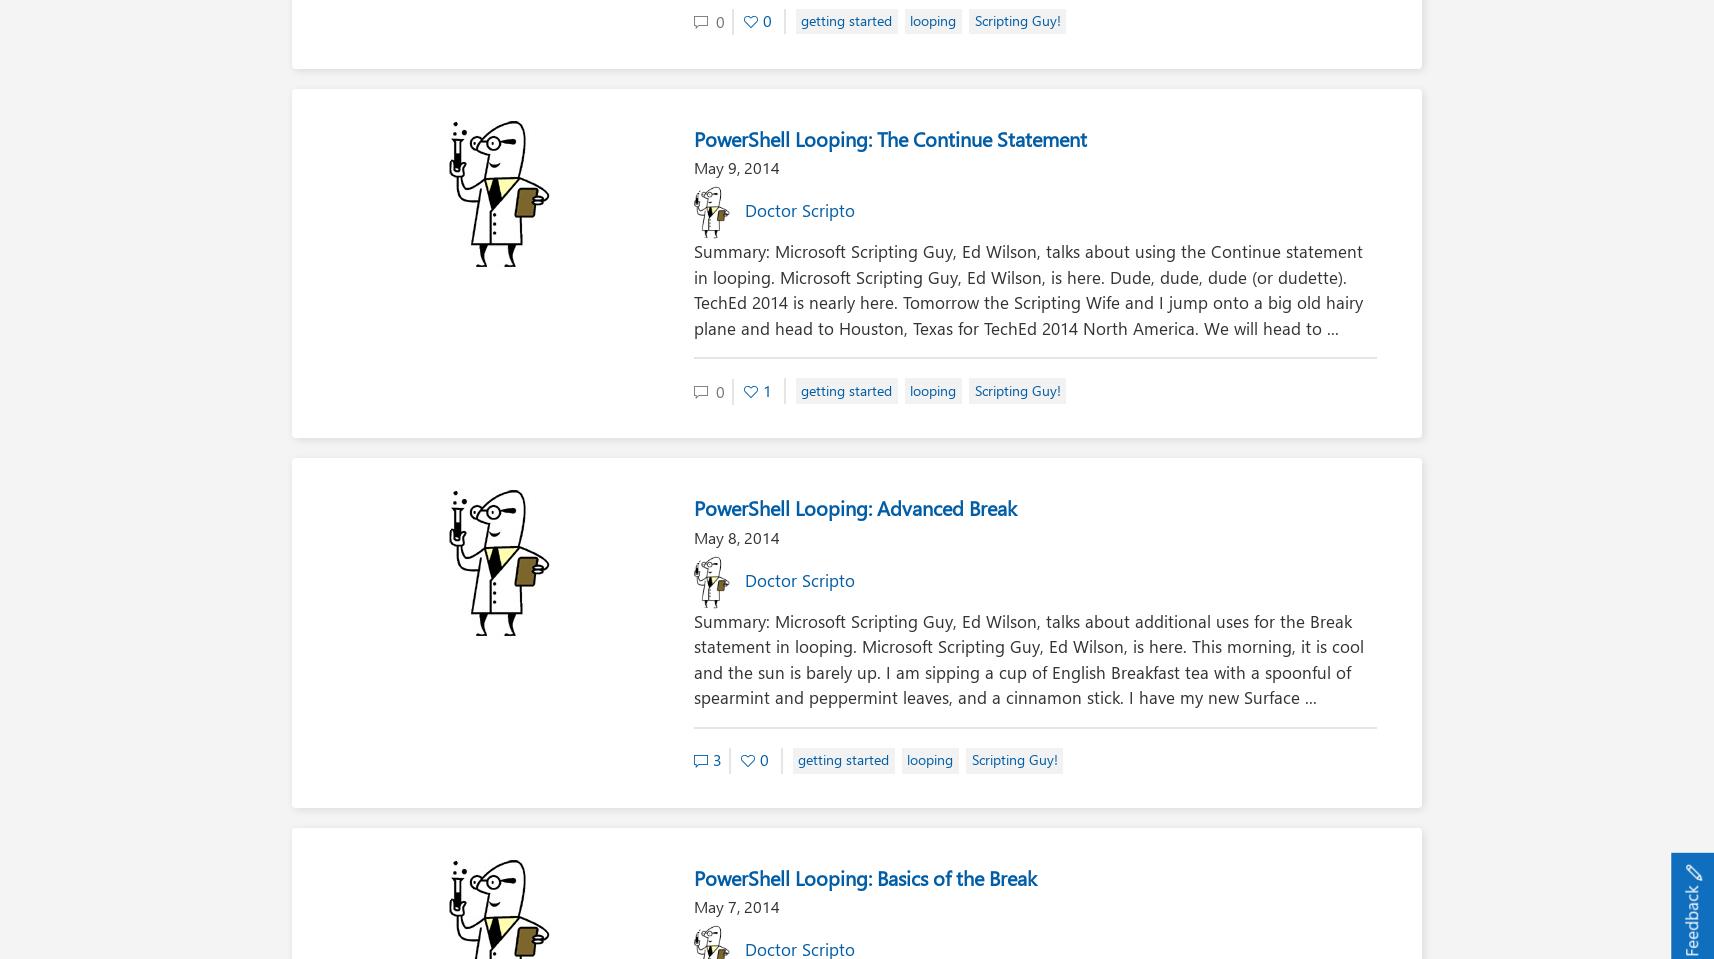 Image resolution: width=1714 pixels, height=959 pixels. What do you see at coordinates (1027, 288) in the screenshot?
I see `'Summary: Microsoft Scripting Guy, Ed Wilson, talks about using the Continue statement in looping.

Microsoft Scripting Guy, Ed Wilson, is here. Dude, dude, dude (or dudette). TechEd 2014 is nearly here. Tomorrow the Scripting Wife and I jump onto a big old hairy plane and head to Houston, Texas for TechEd 2014 North America.

We will head to ...'` at bounding box center [1027, 288].